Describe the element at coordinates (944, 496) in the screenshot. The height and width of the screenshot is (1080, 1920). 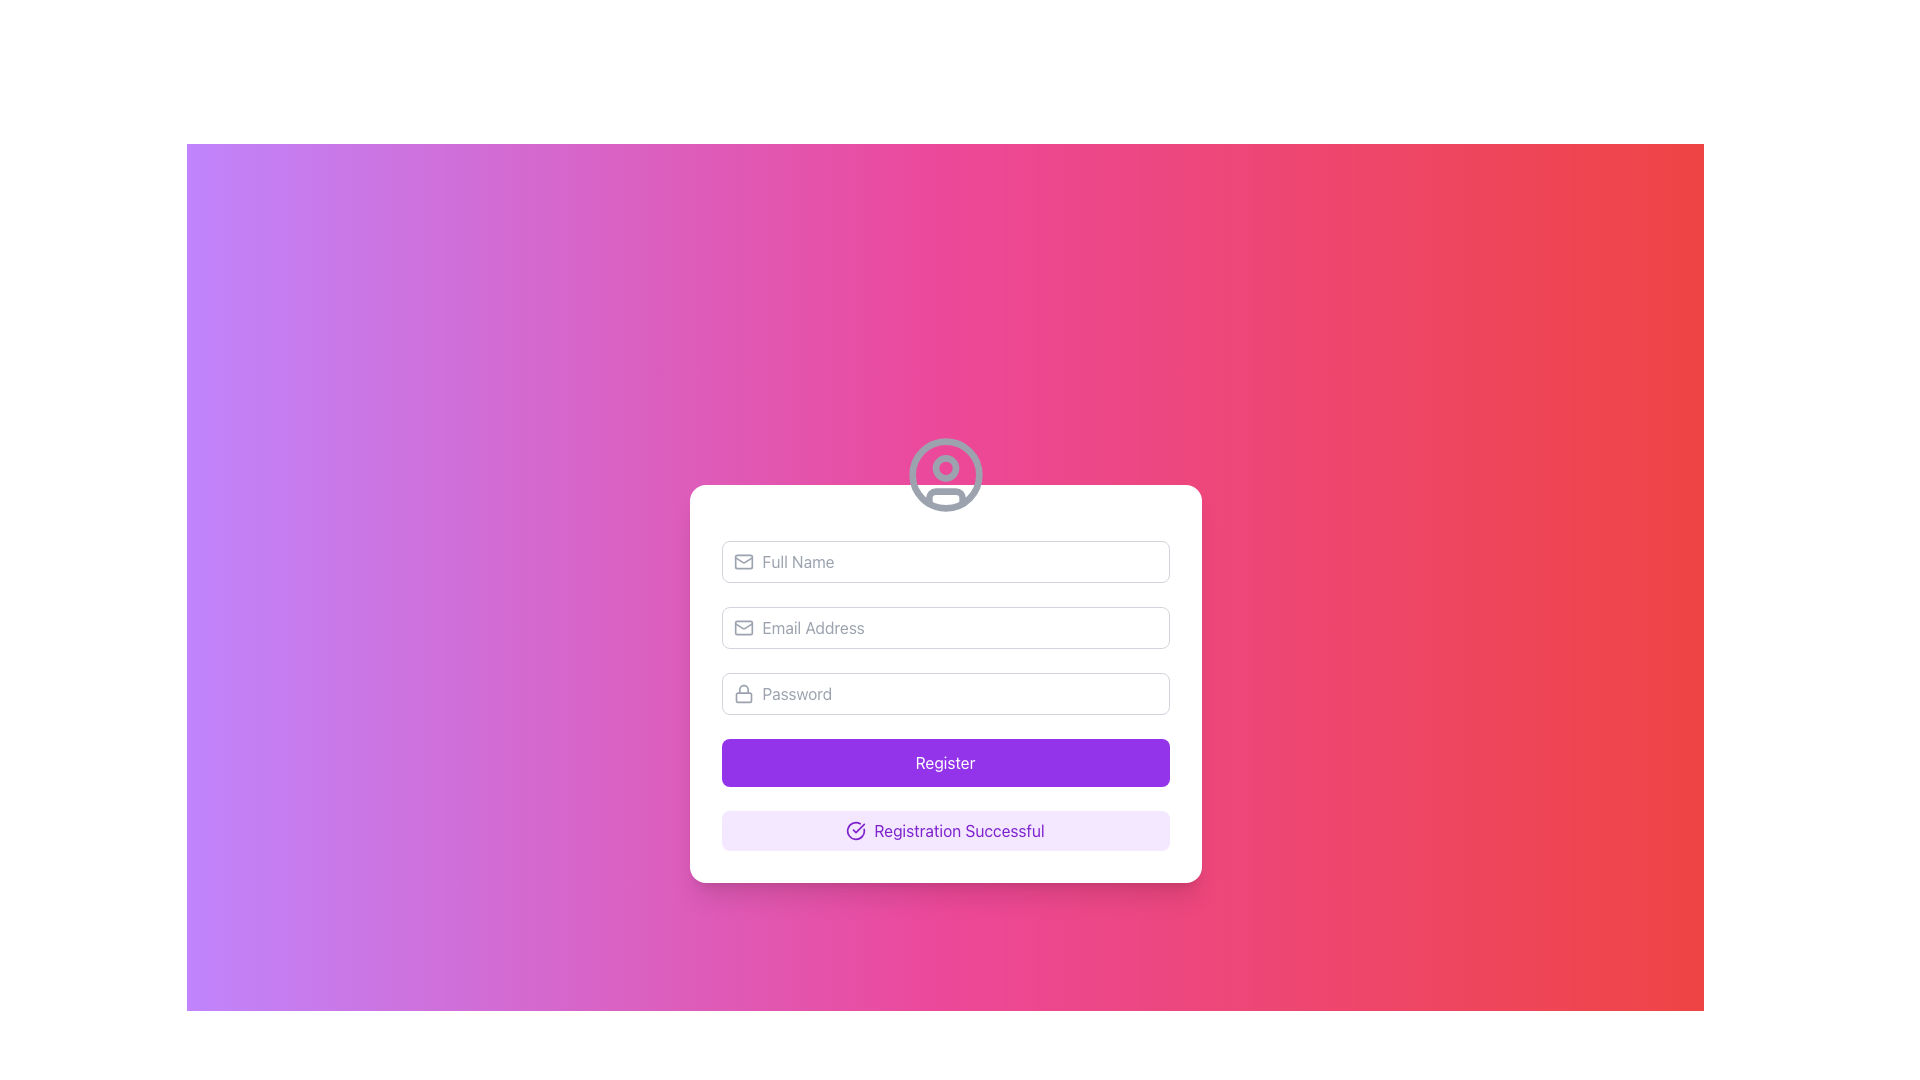
I see `the horizontal bar that represents the lower segment of the user avatar icon located at the top center of the form box` at that location.